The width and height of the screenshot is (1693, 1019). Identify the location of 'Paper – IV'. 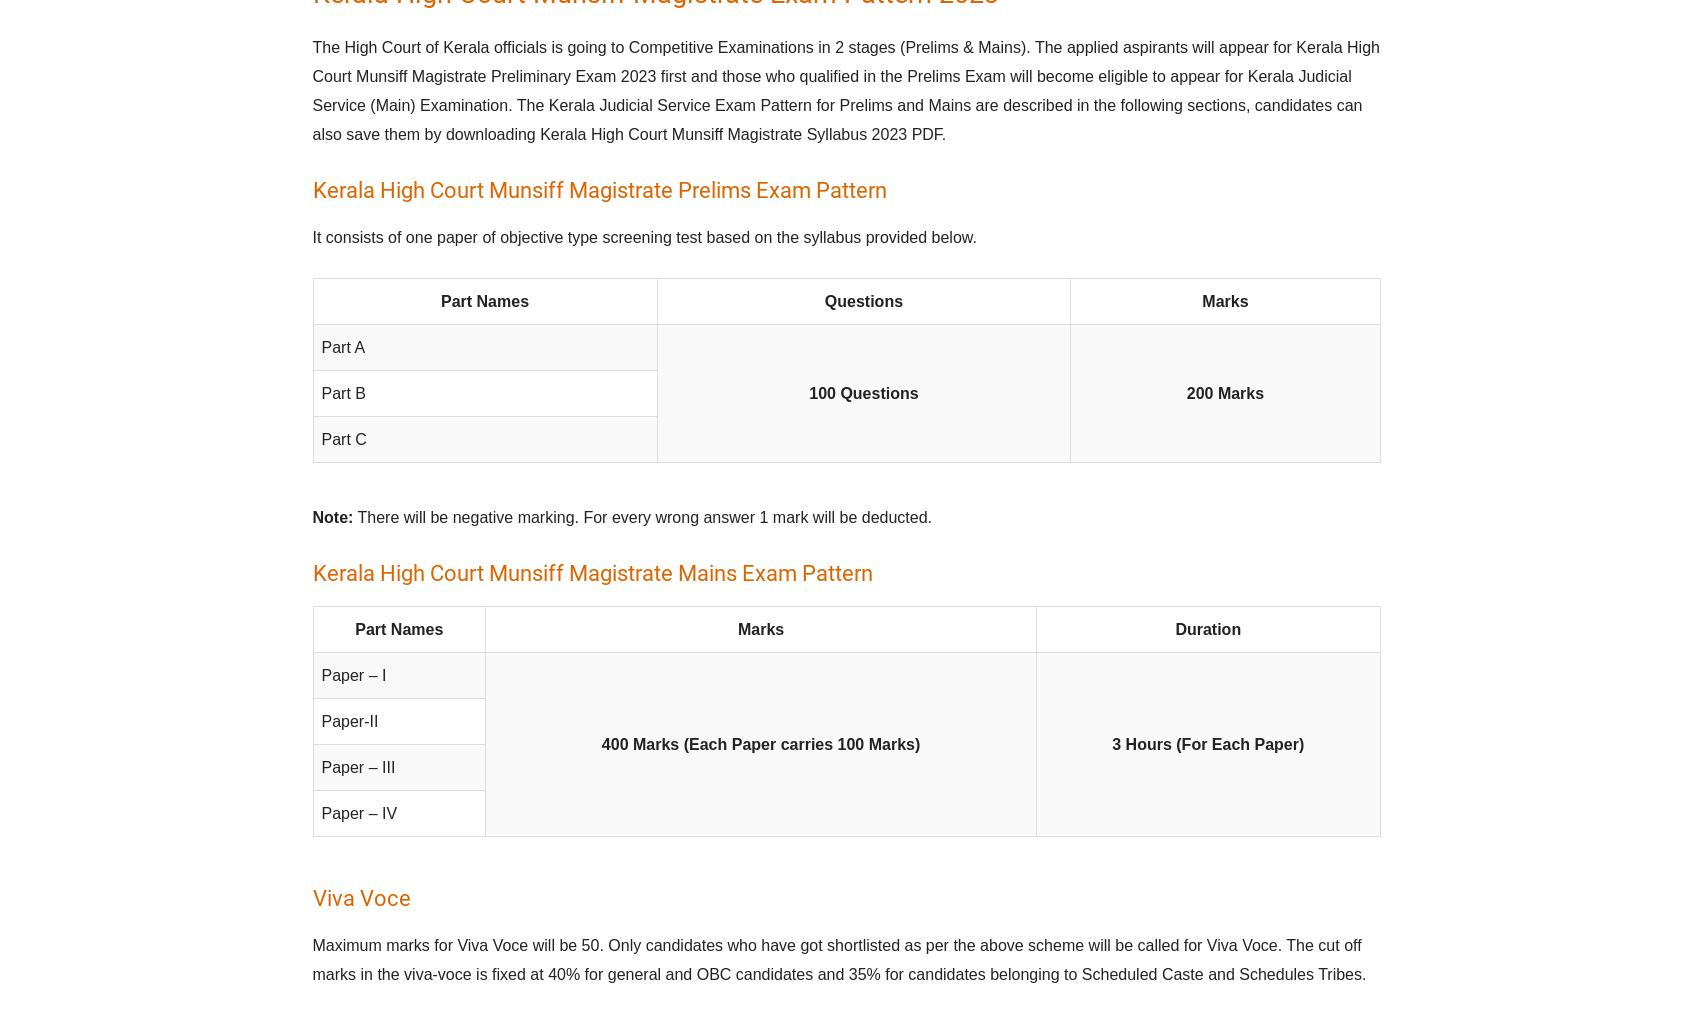
(358, 813).